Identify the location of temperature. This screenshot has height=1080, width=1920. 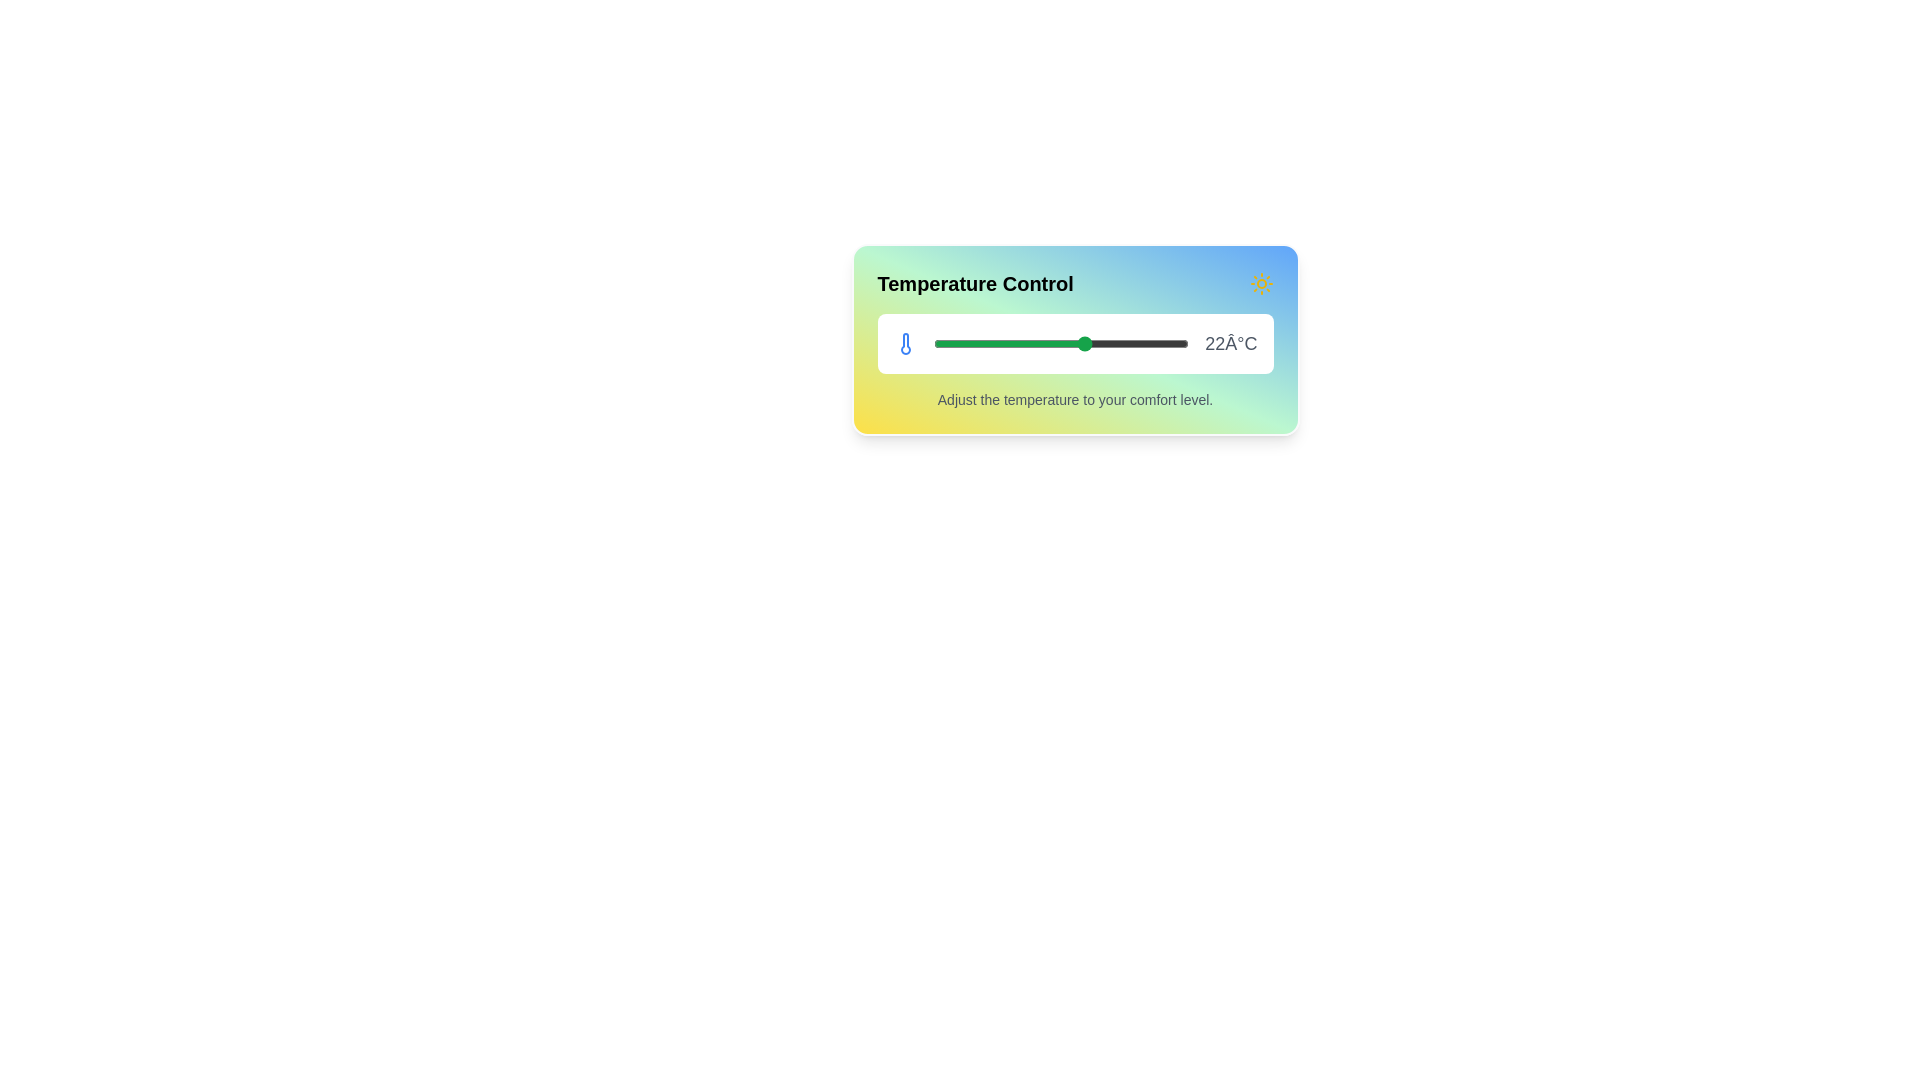
(1138, 342).